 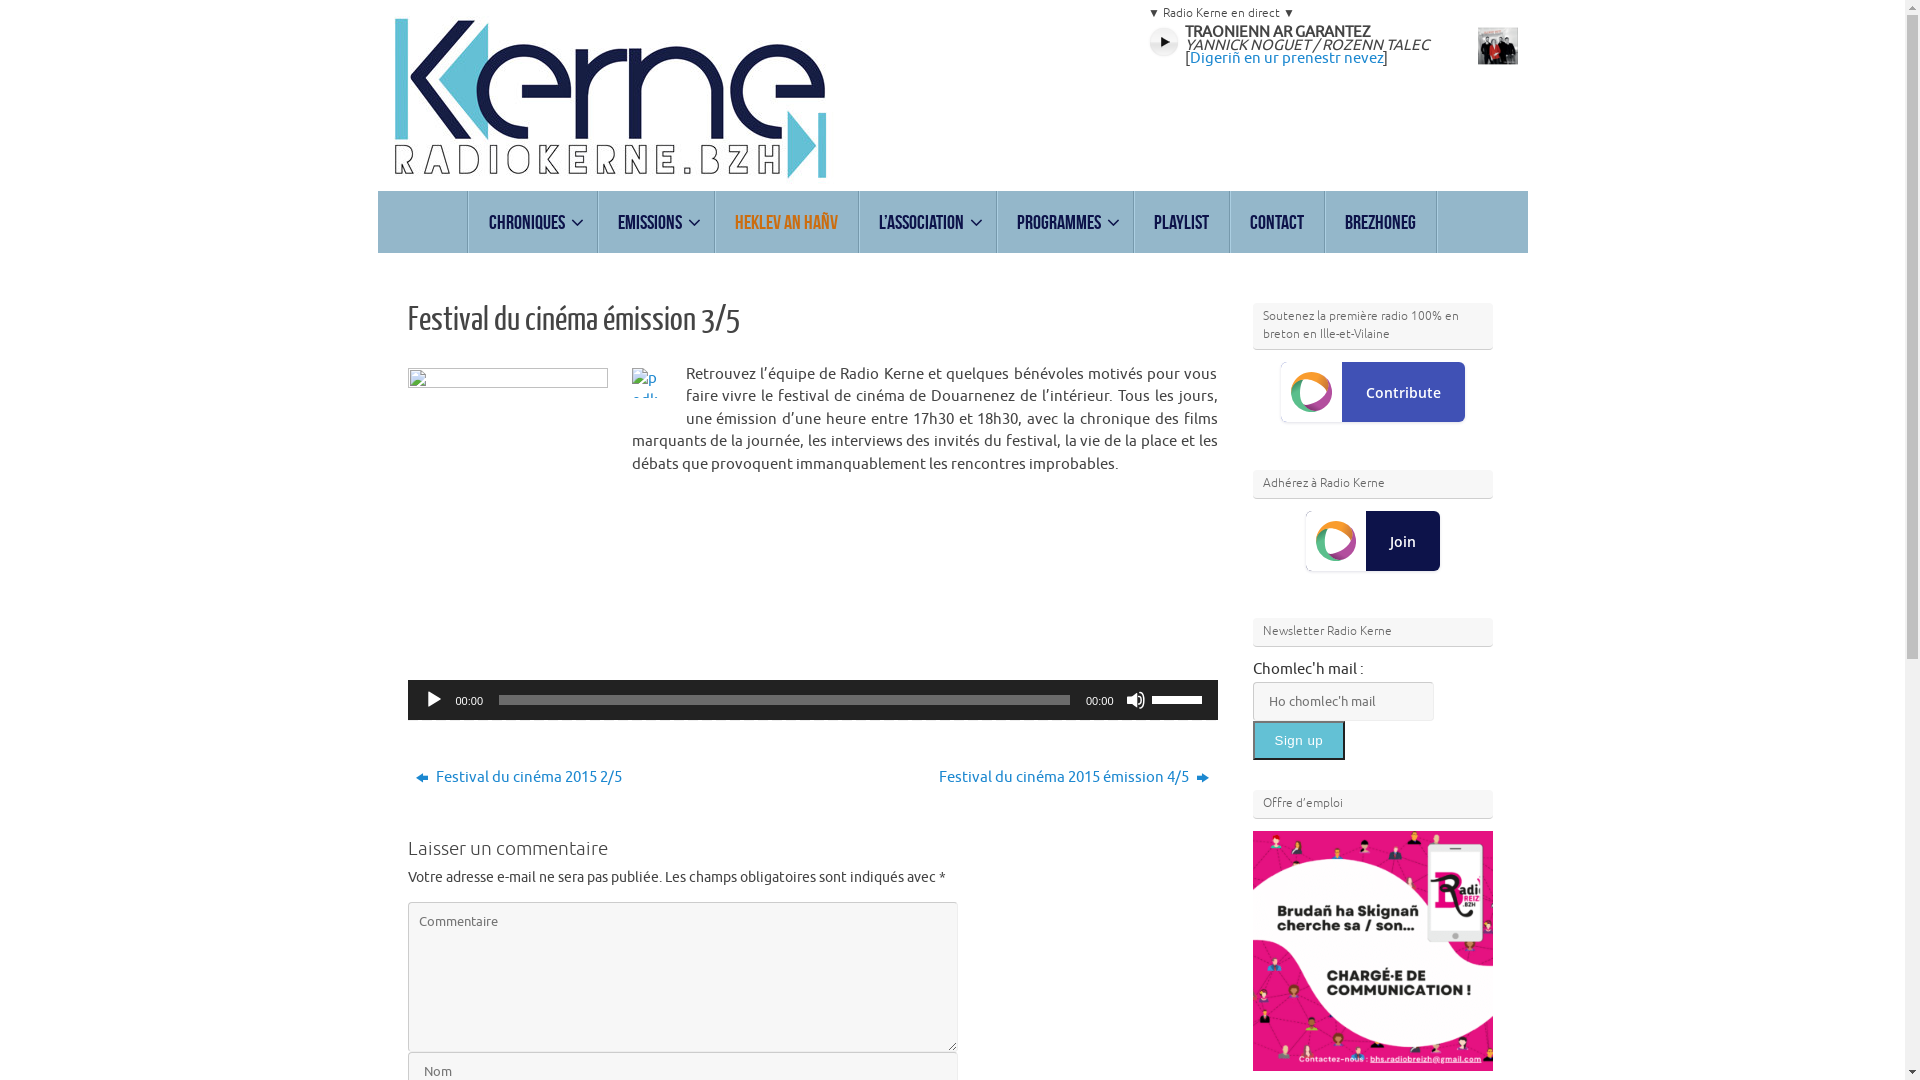 What do you see at coordinates (656, 222) in the screenshot?
I see `'Emissions'` at bounding box center [656, 222].